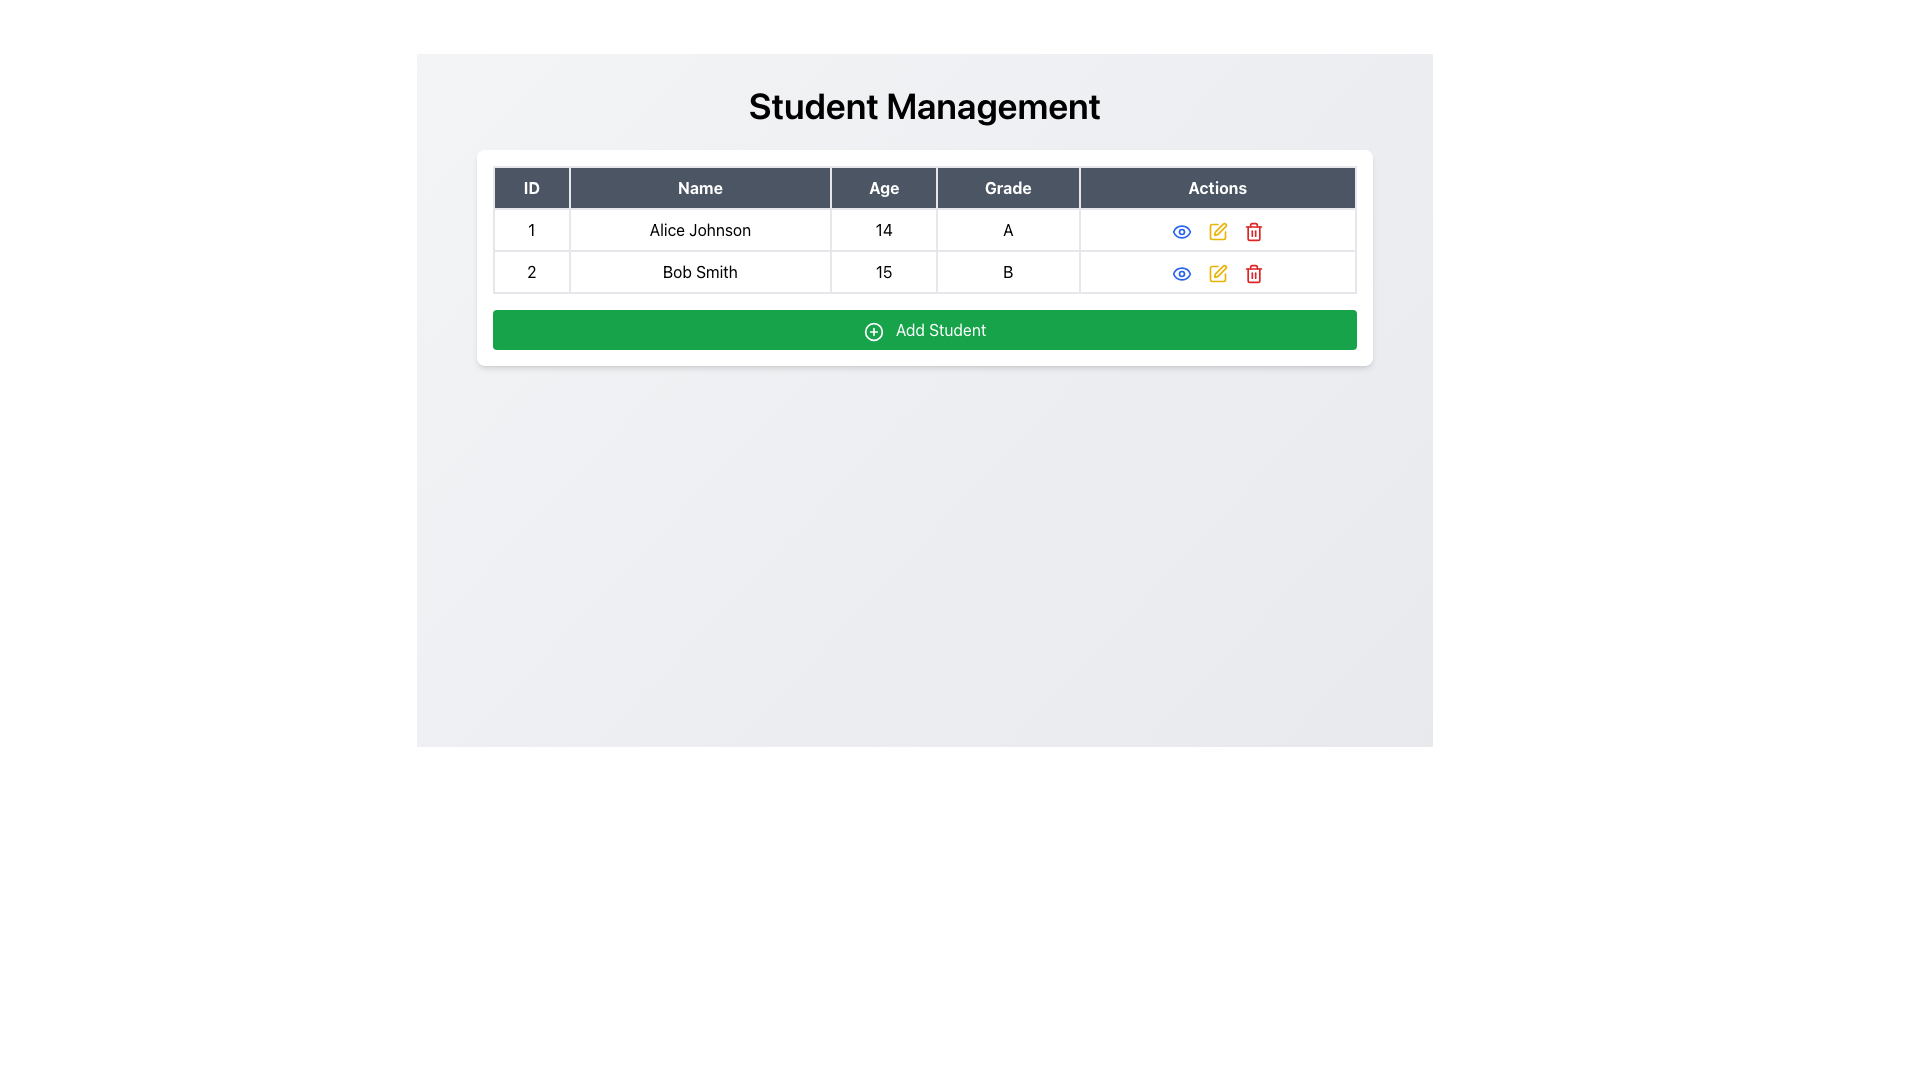 The width and height of the screenshot is (1920, 1080). Describe the element at coordinates (1252, 275) in the screenshot. I see `the trash icon button in the second row under the 'Actions' column of the table` at that location.